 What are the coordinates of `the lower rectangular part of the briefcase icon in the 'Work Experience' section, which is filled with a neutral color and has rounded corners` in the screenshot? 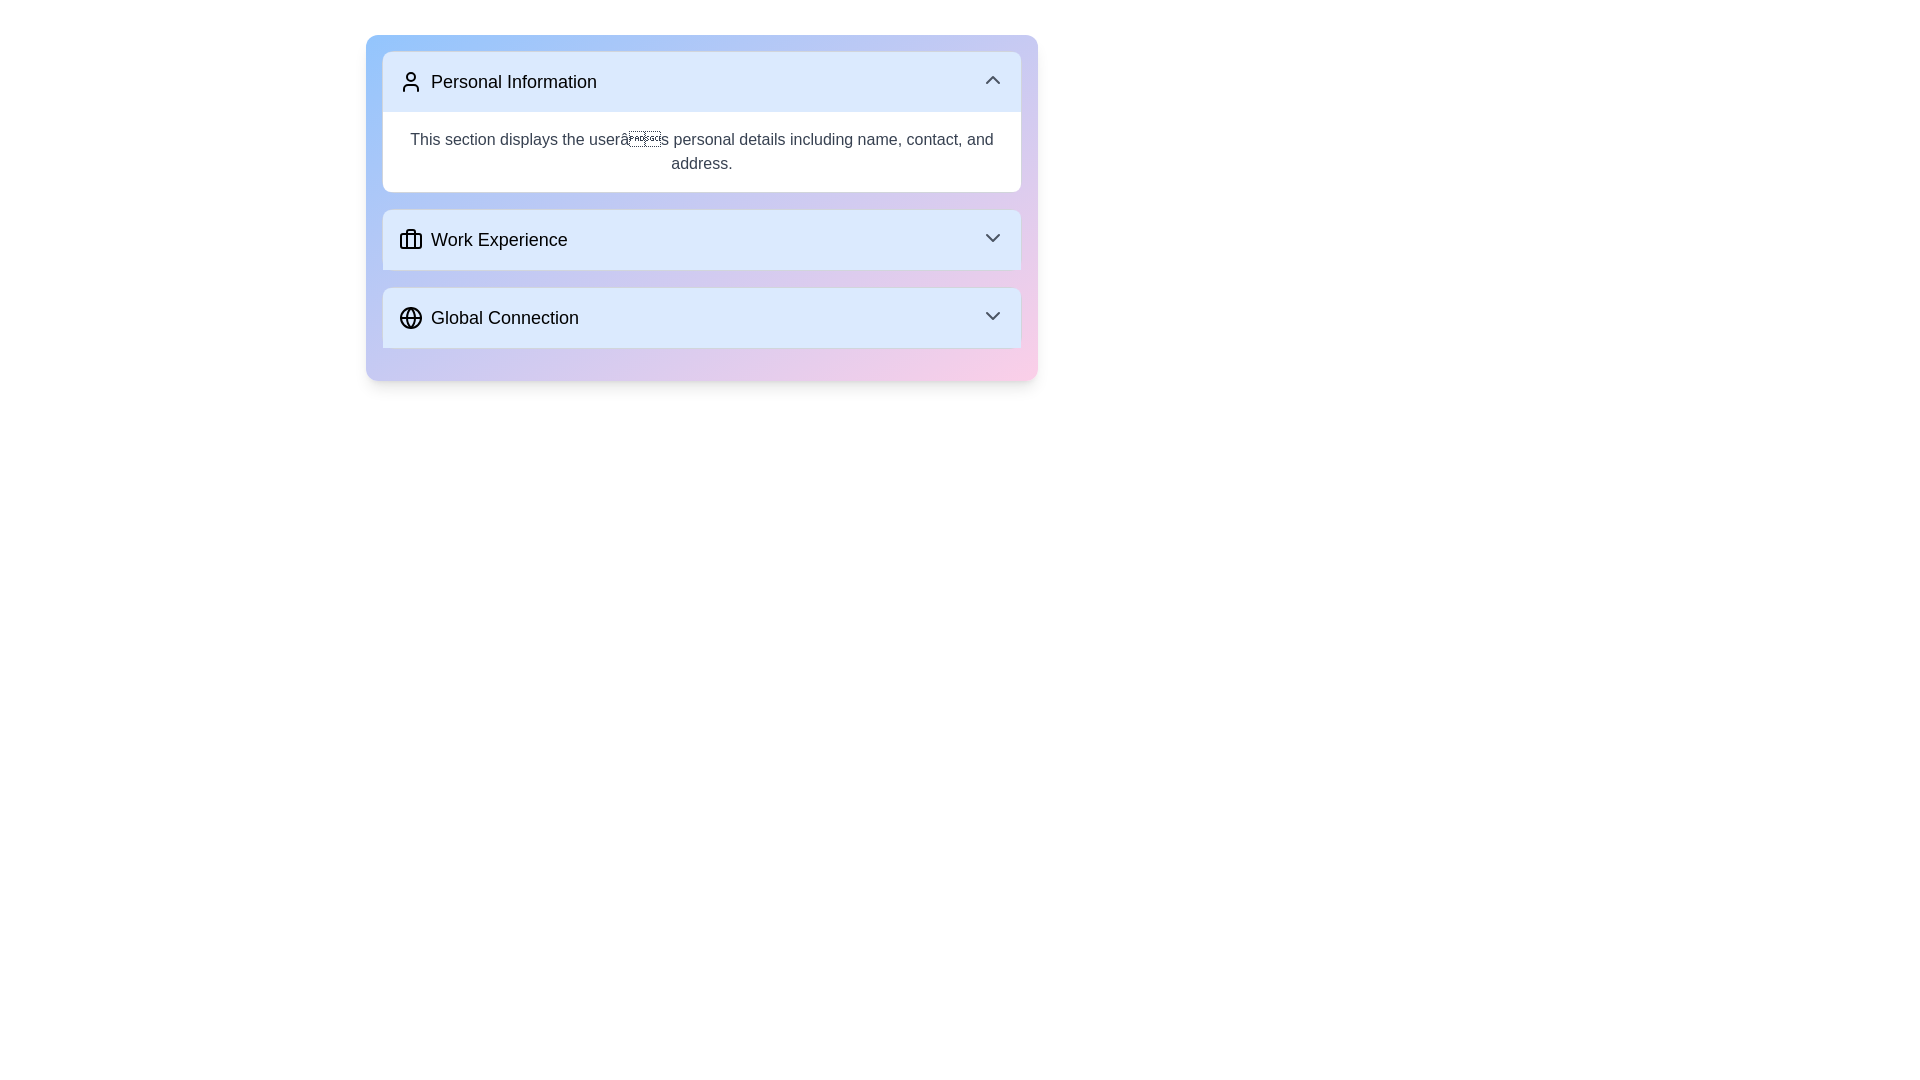 It's located at (410, 239).